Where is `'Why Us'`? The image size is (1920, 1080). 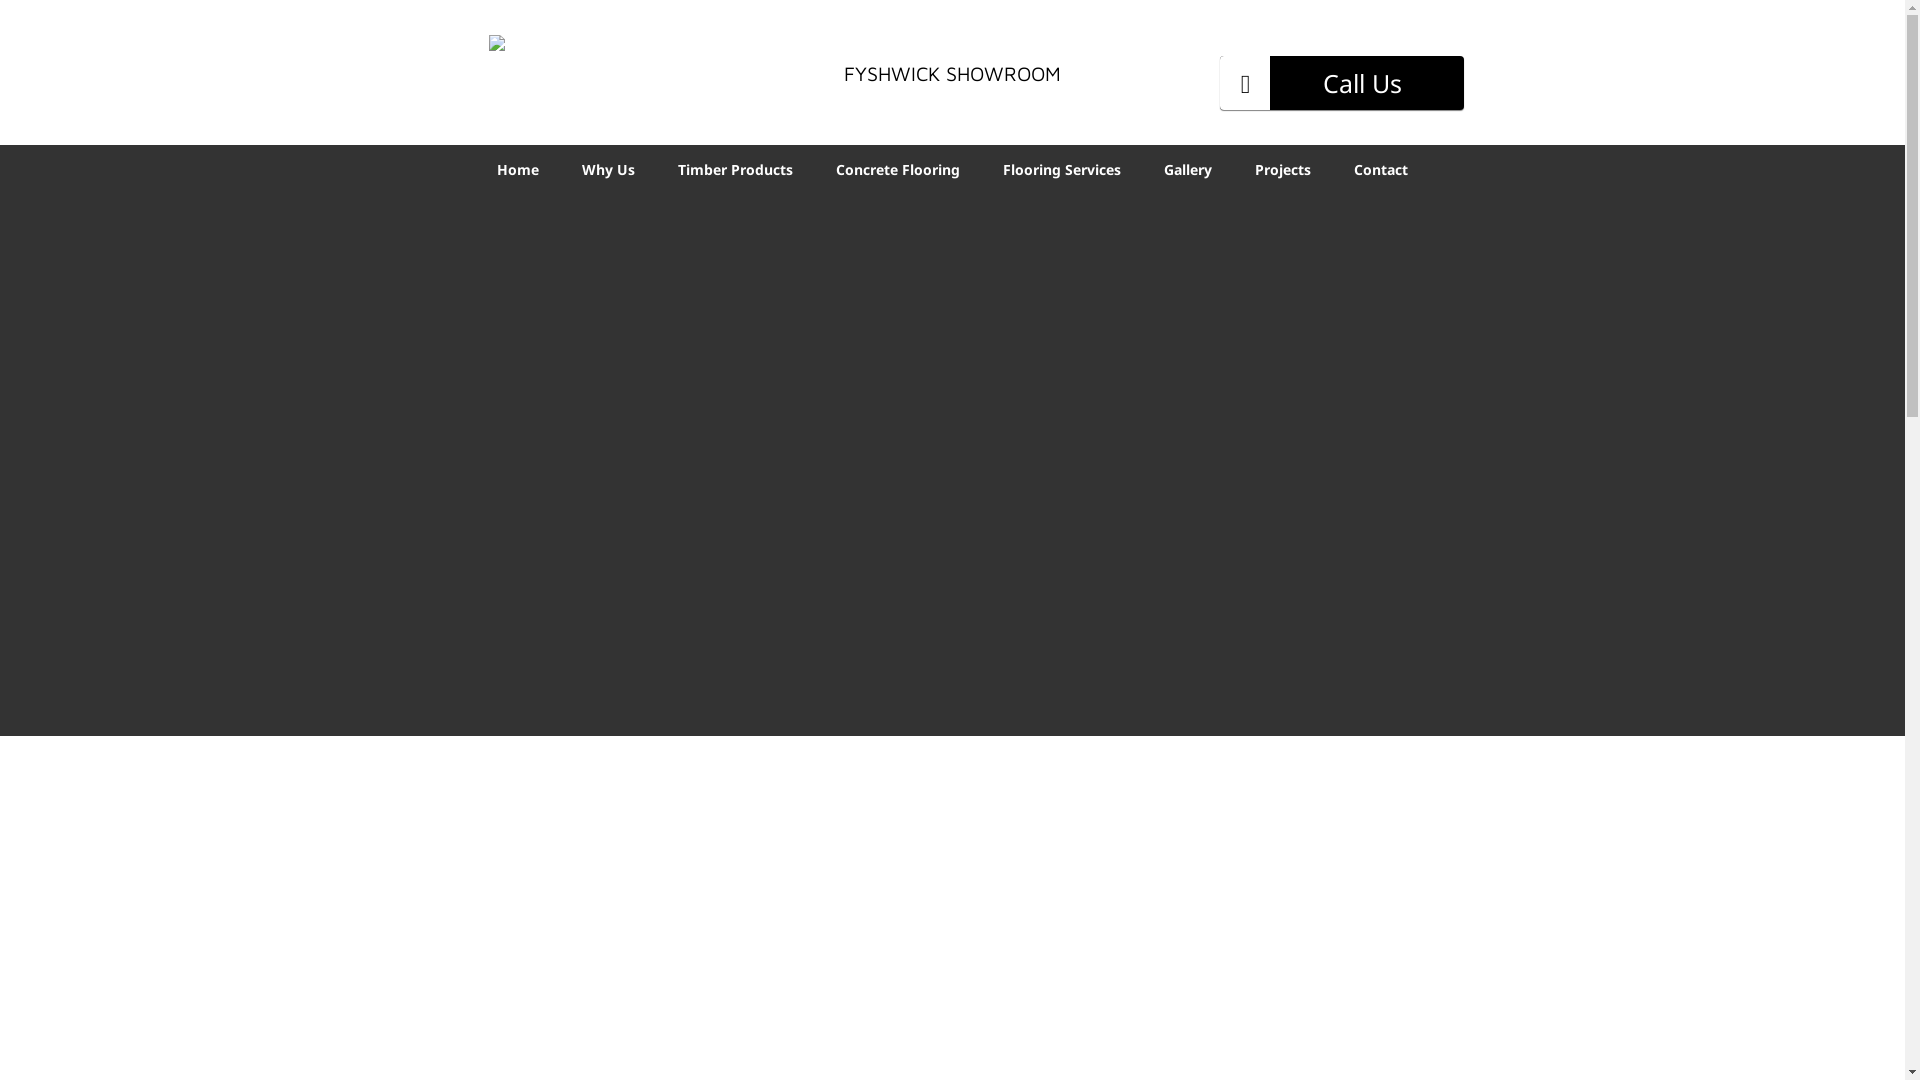 'Why Us' is located at coordinates (607, 167).